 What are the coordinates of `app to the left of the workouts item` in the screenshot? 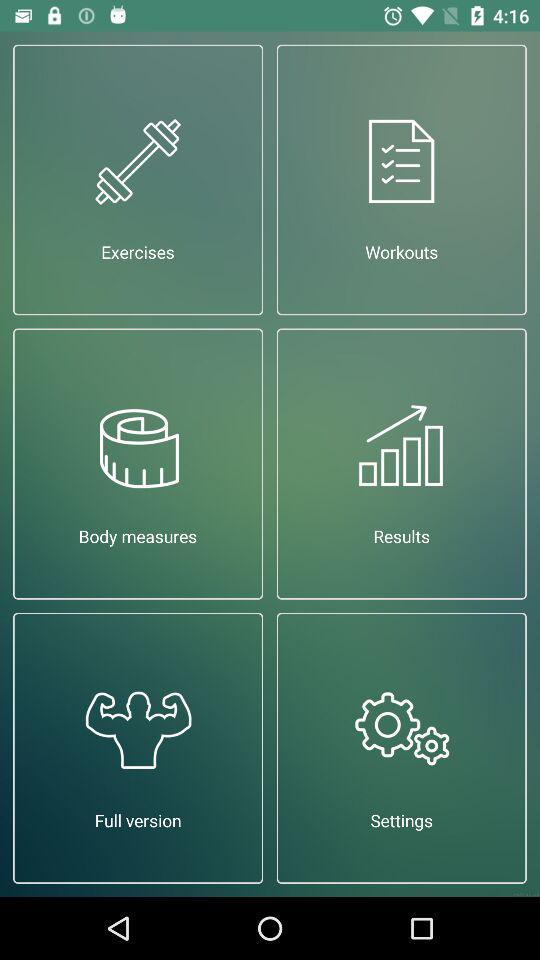 It's located at (137, 178).